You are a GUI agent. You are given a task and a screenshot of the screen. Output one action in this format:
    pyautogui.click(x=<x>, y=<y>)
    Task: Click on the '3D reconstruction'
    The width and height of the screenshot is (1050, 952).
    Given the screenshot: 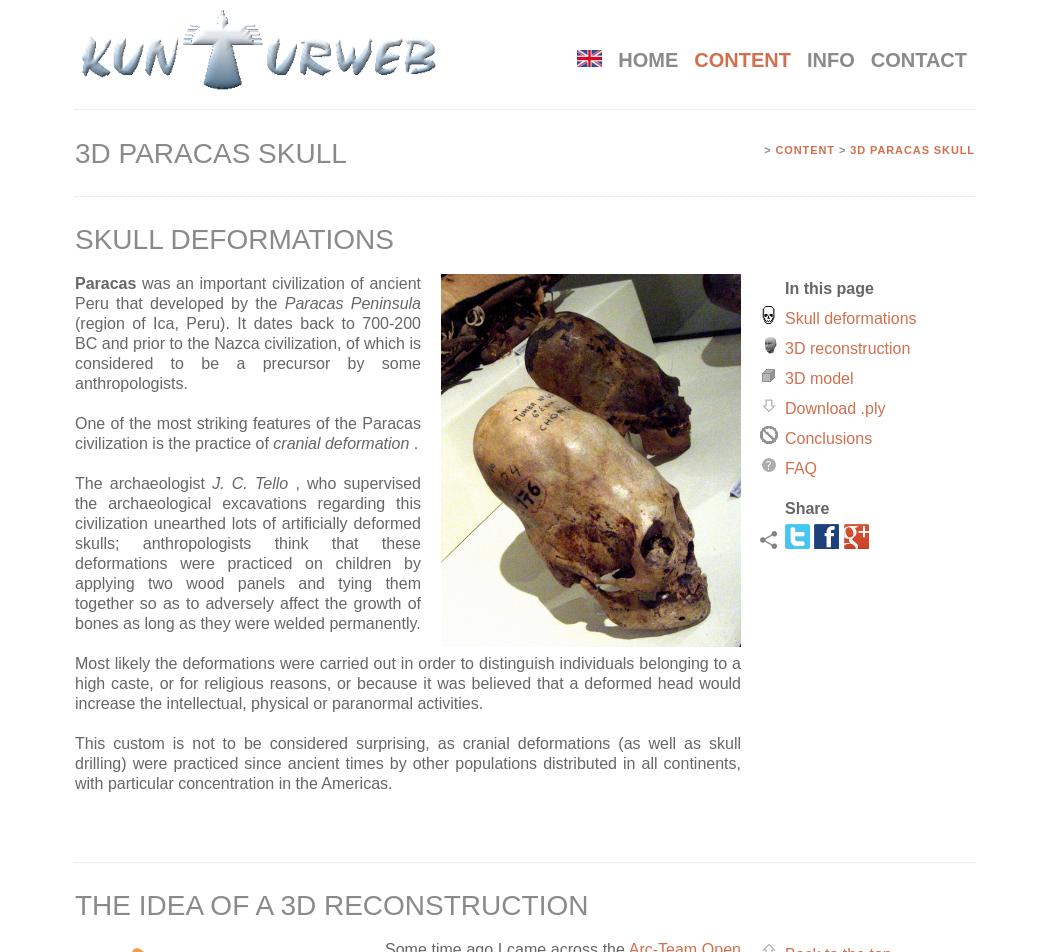 What is the action you would take?
    pyautogui.click(x=784, y=347)
    